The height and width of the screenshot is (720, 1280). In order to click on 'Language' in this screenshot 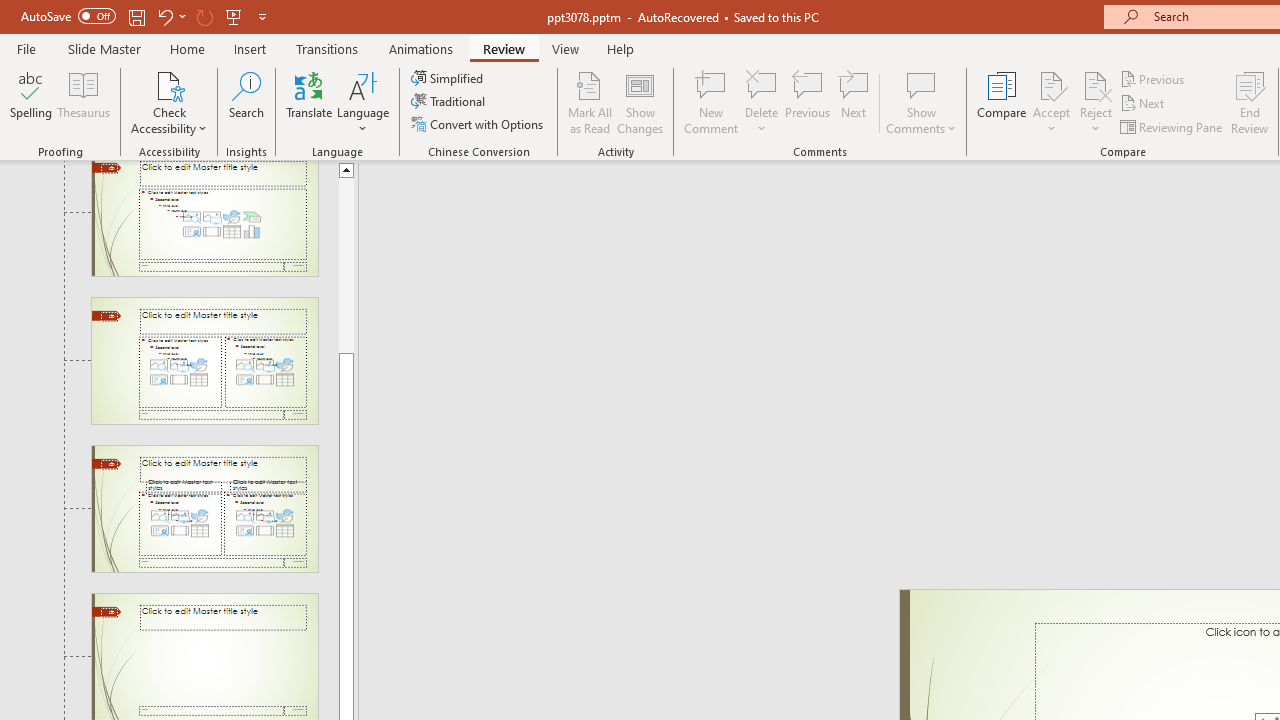, I will do `click(363, 103)`.